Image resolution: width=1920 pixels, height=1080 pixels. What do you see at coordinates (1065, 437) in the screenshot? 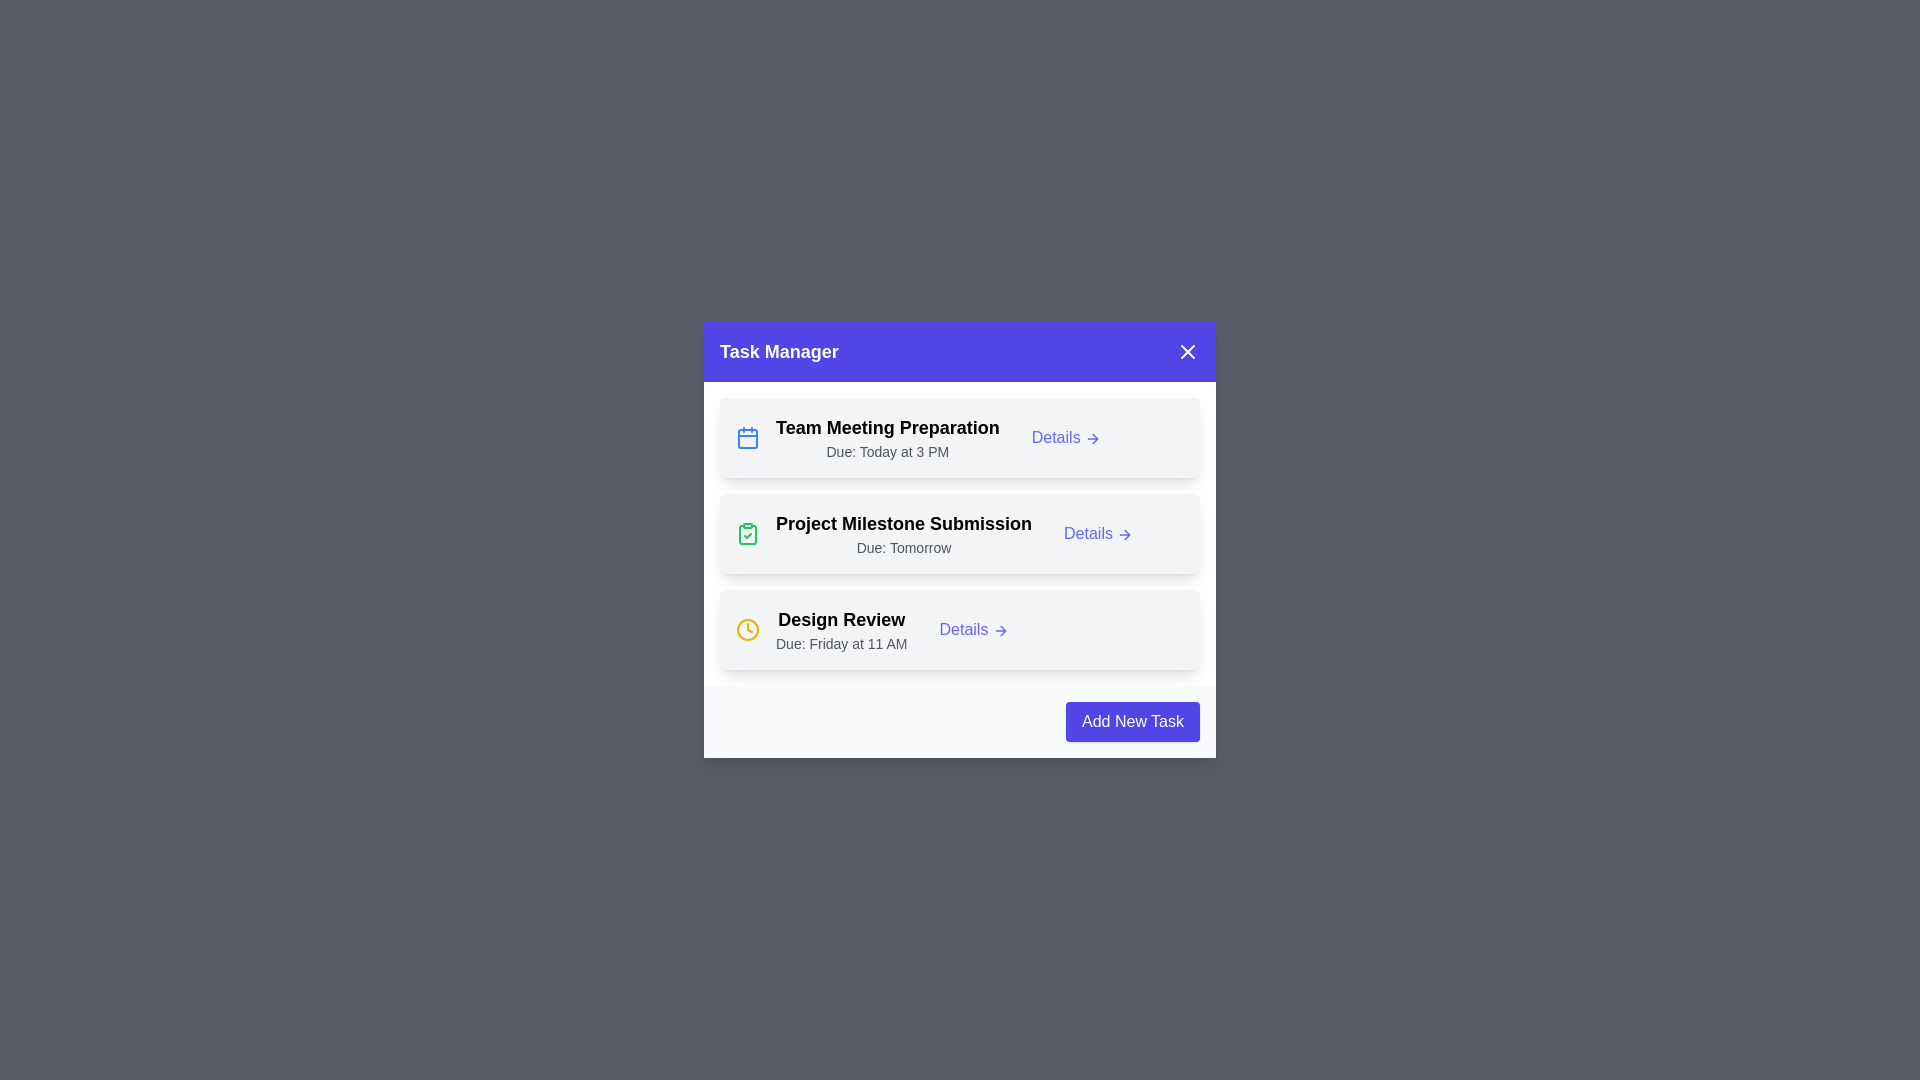
I see `the button located on the right side of the row labeled 'Team Meeting Preparation'` at bounding box center [1065, 437].